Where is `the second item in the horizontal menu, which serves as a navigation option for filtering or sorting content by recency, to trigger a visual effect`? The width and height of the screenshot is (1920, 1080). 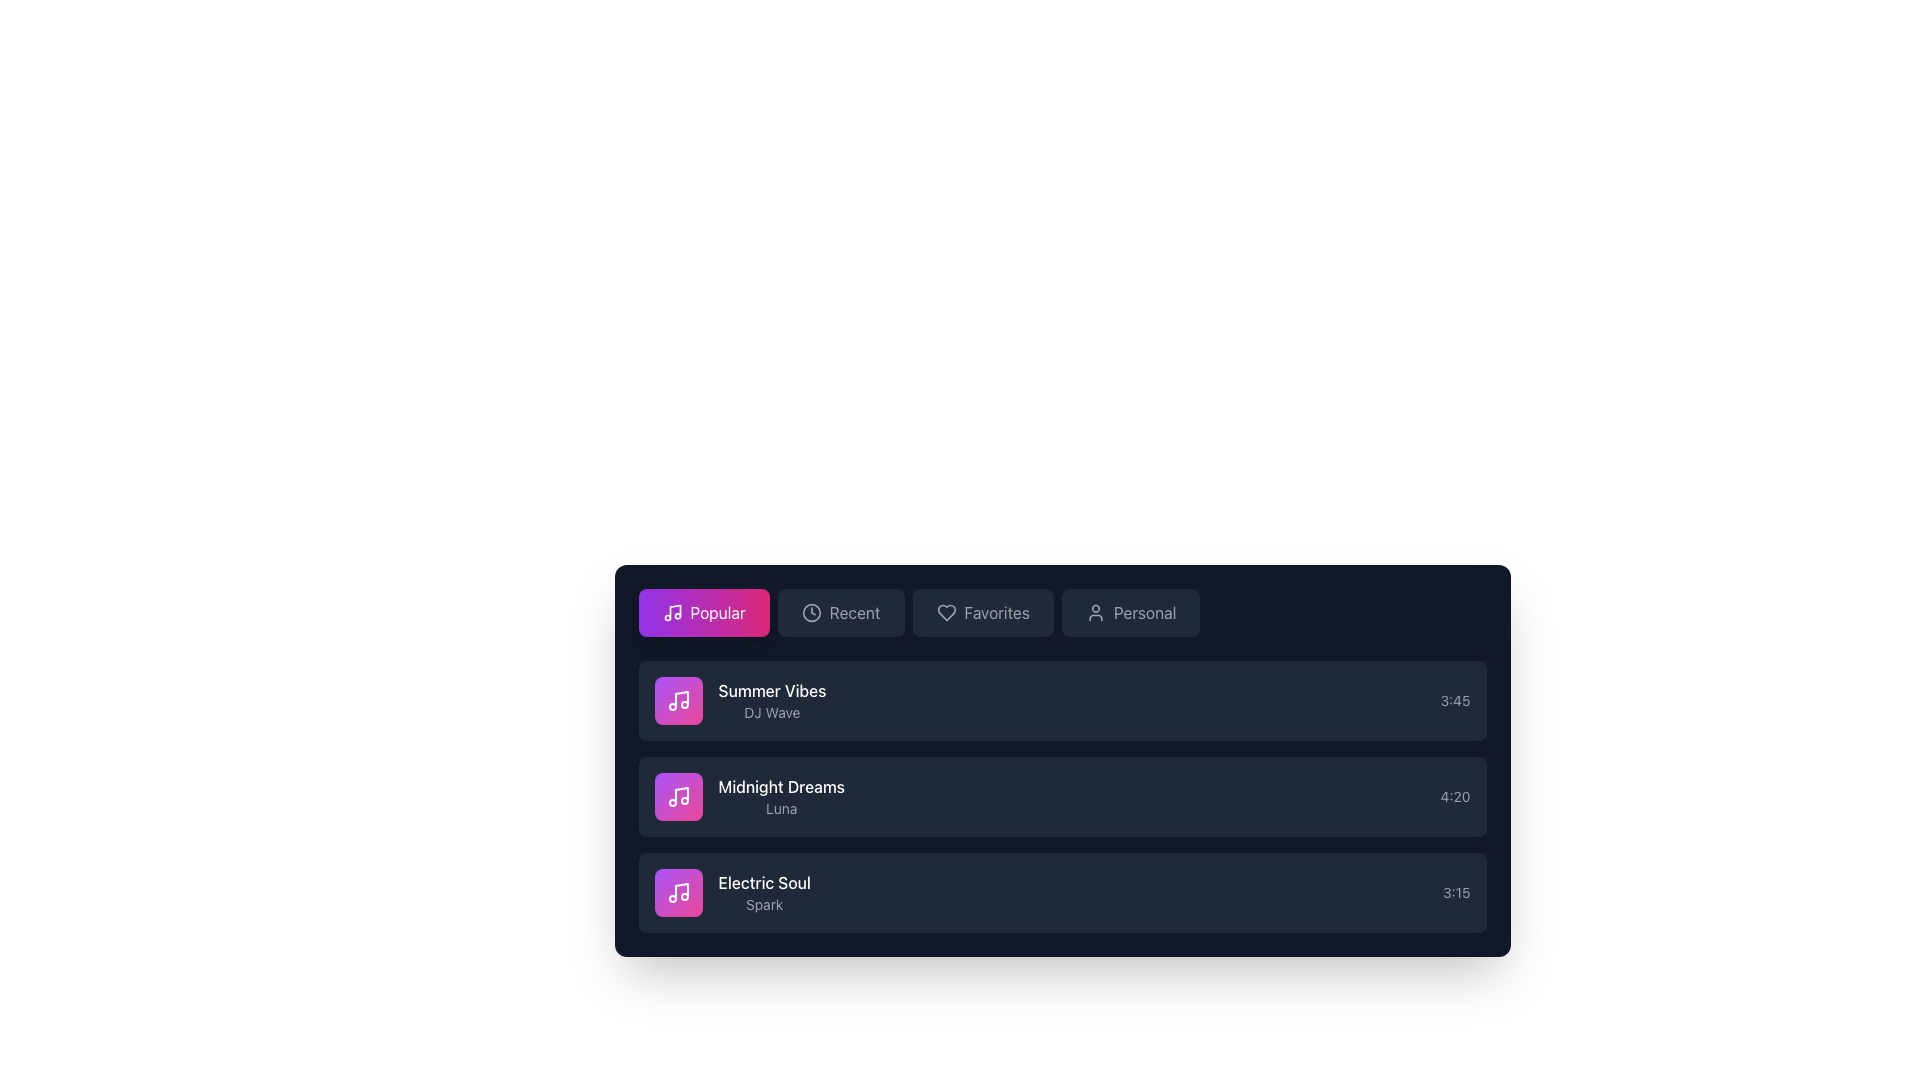
the second item in the horizontal menu, which serves as a navigation option for filtering or sorting content by recency, to trigger a visual effect is located at coordinates (855, 612).